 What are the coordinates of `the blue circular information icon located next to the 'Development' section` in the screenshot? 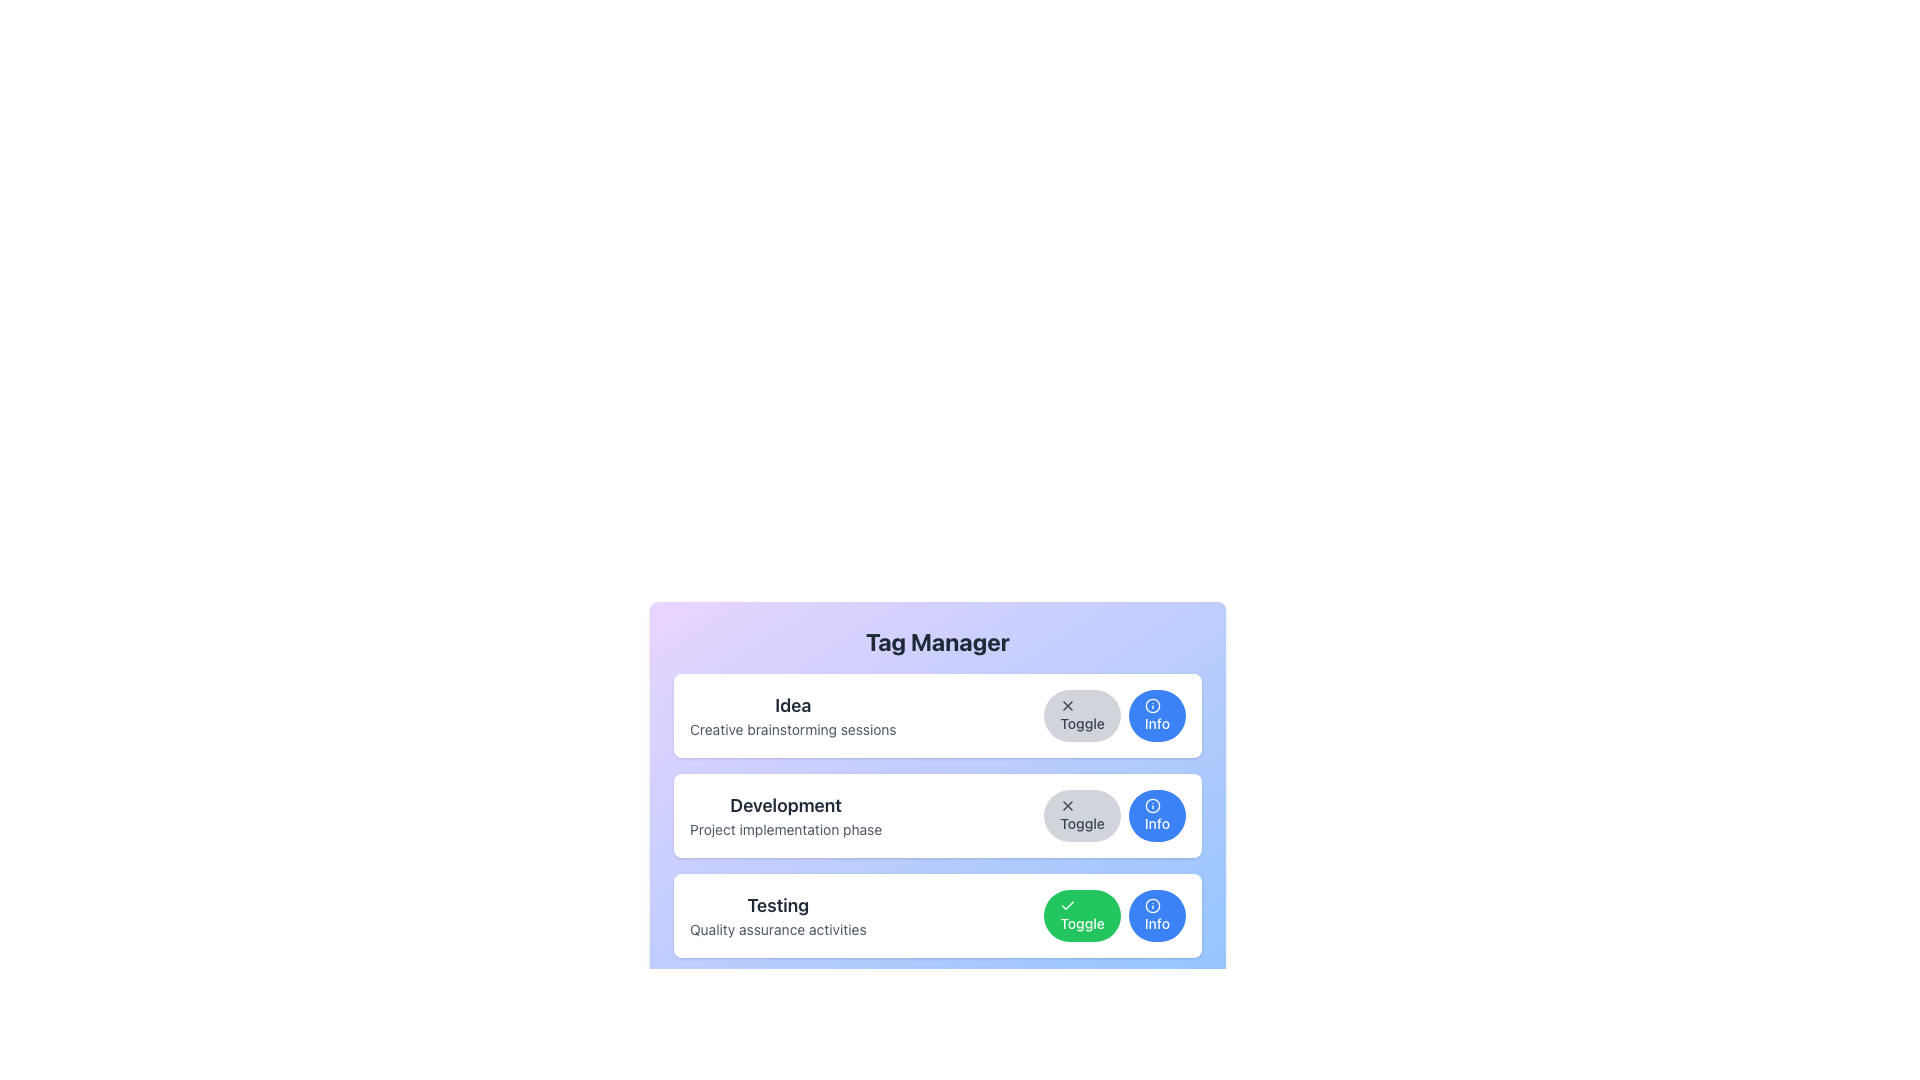 It's located at (1152, 805).